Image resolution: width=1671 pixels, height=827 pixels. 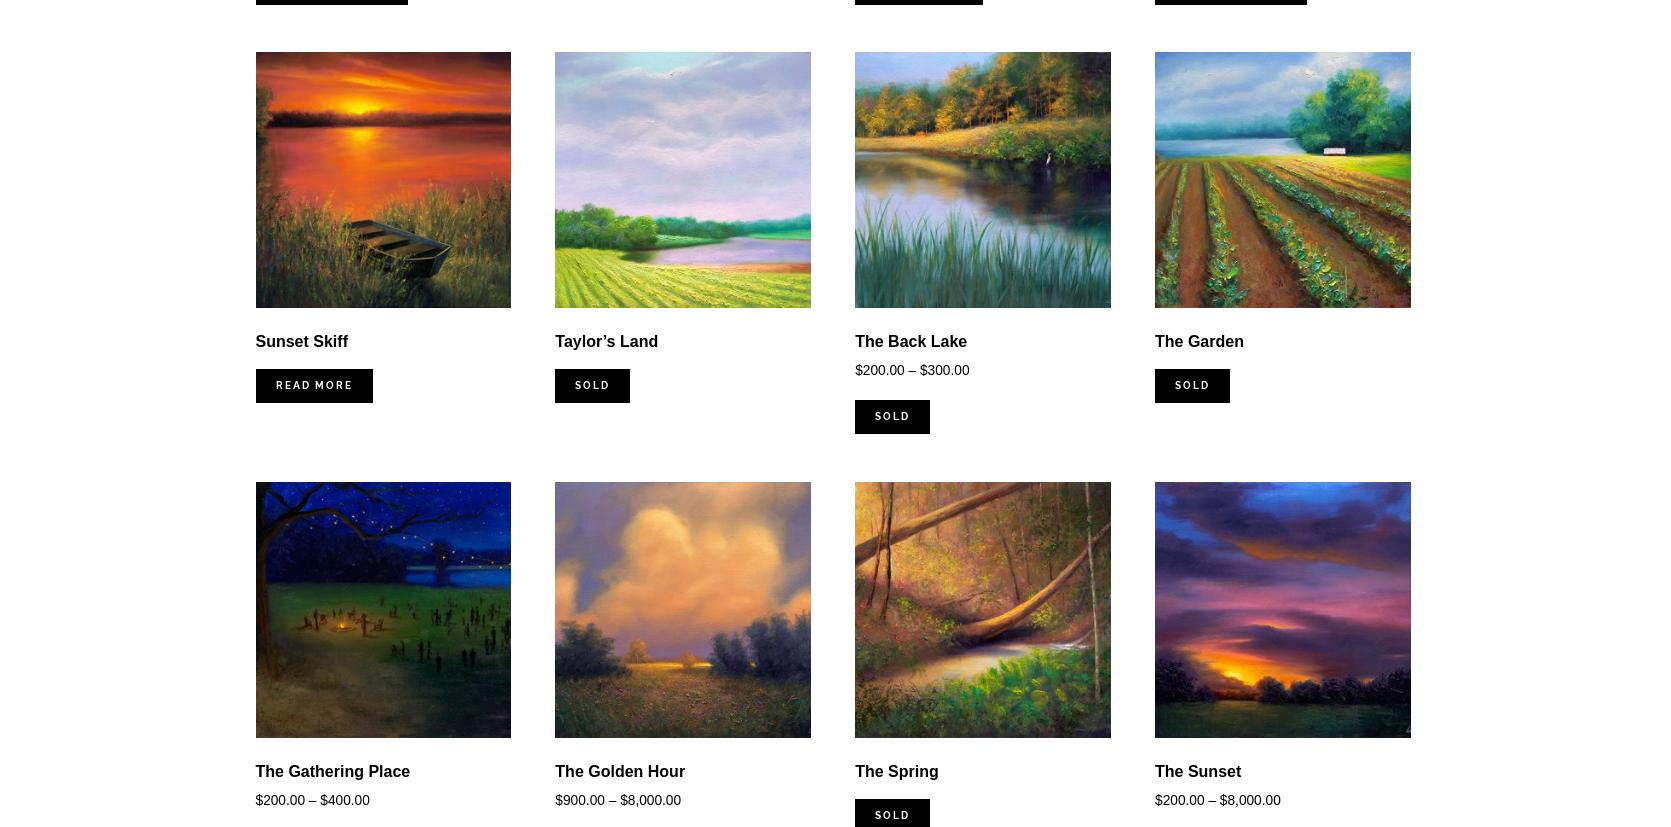 What do you see at coordinates (331, 770) in the screenshot?
I see `'The Gathering Place'` at bounding box center [331, 770].